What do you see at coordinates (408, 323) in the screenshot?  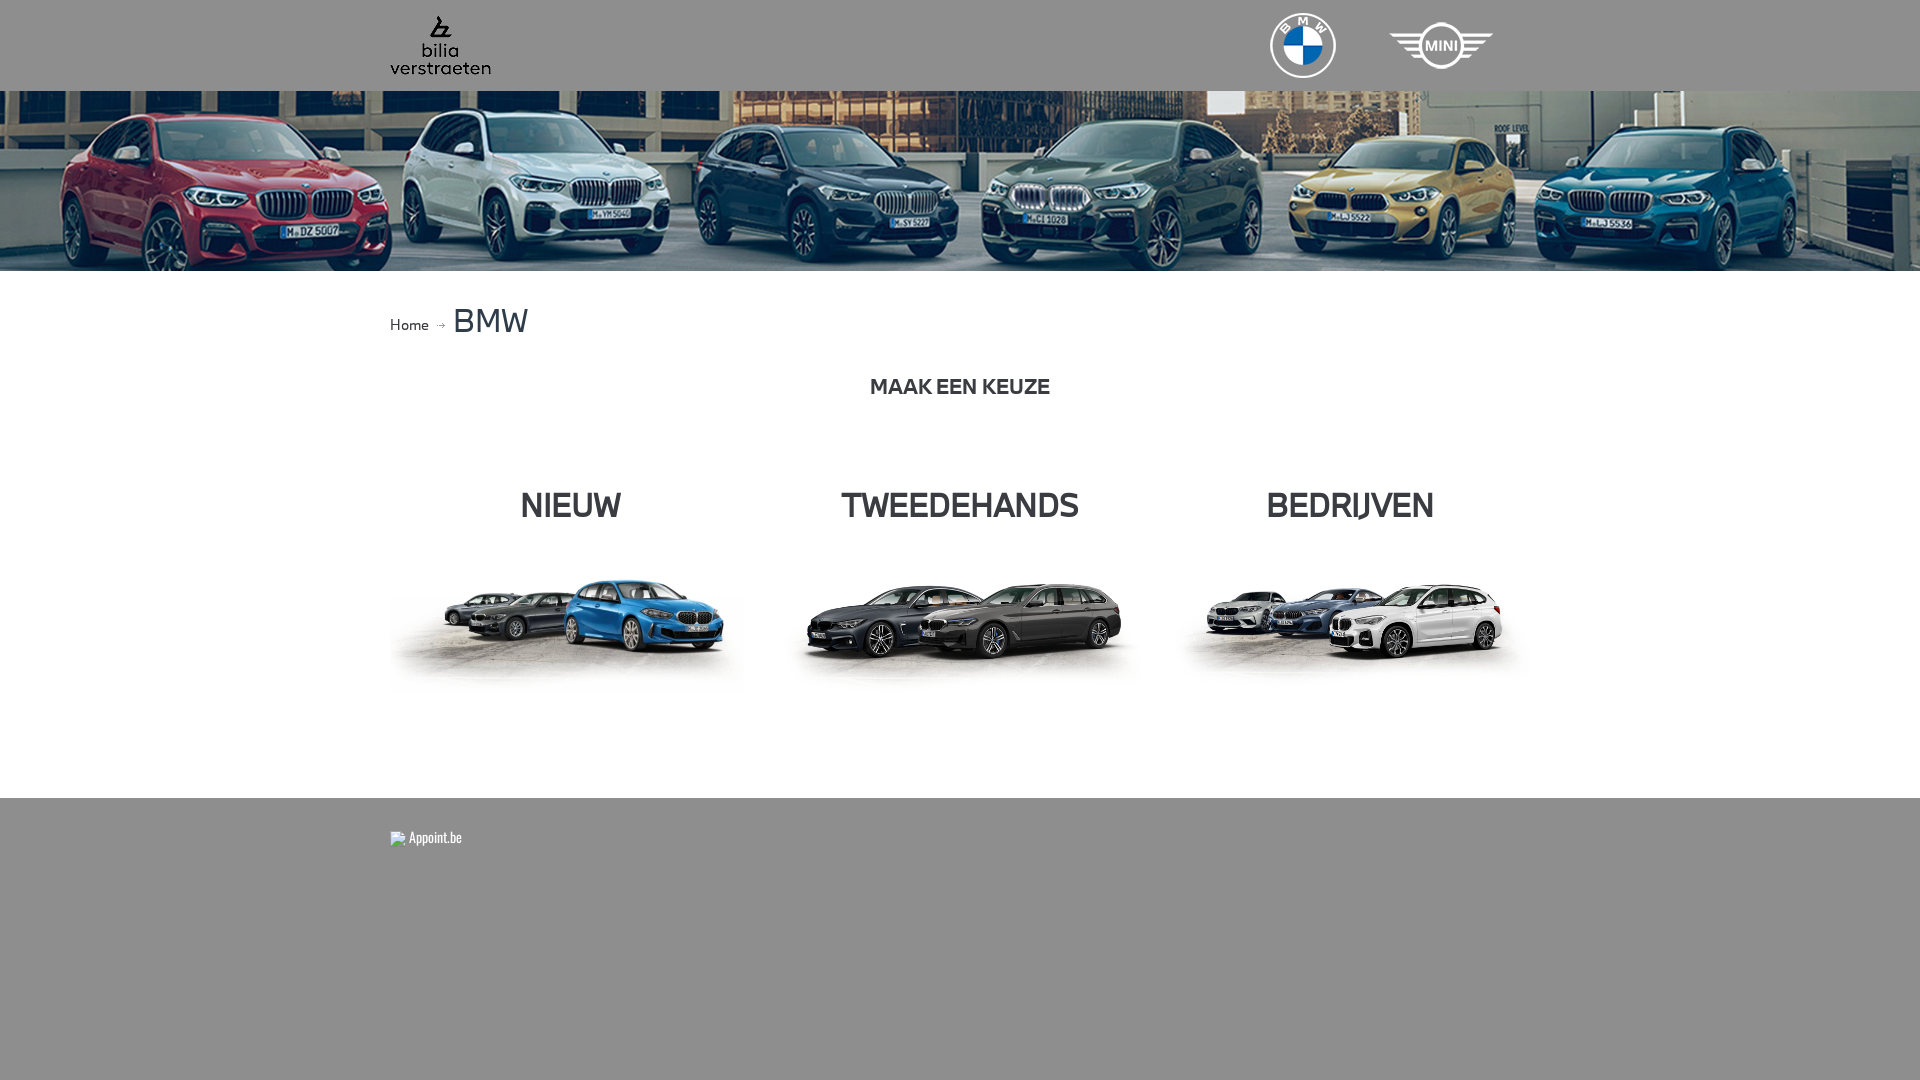 I see `'Home'` at bounding box center [408, 323].